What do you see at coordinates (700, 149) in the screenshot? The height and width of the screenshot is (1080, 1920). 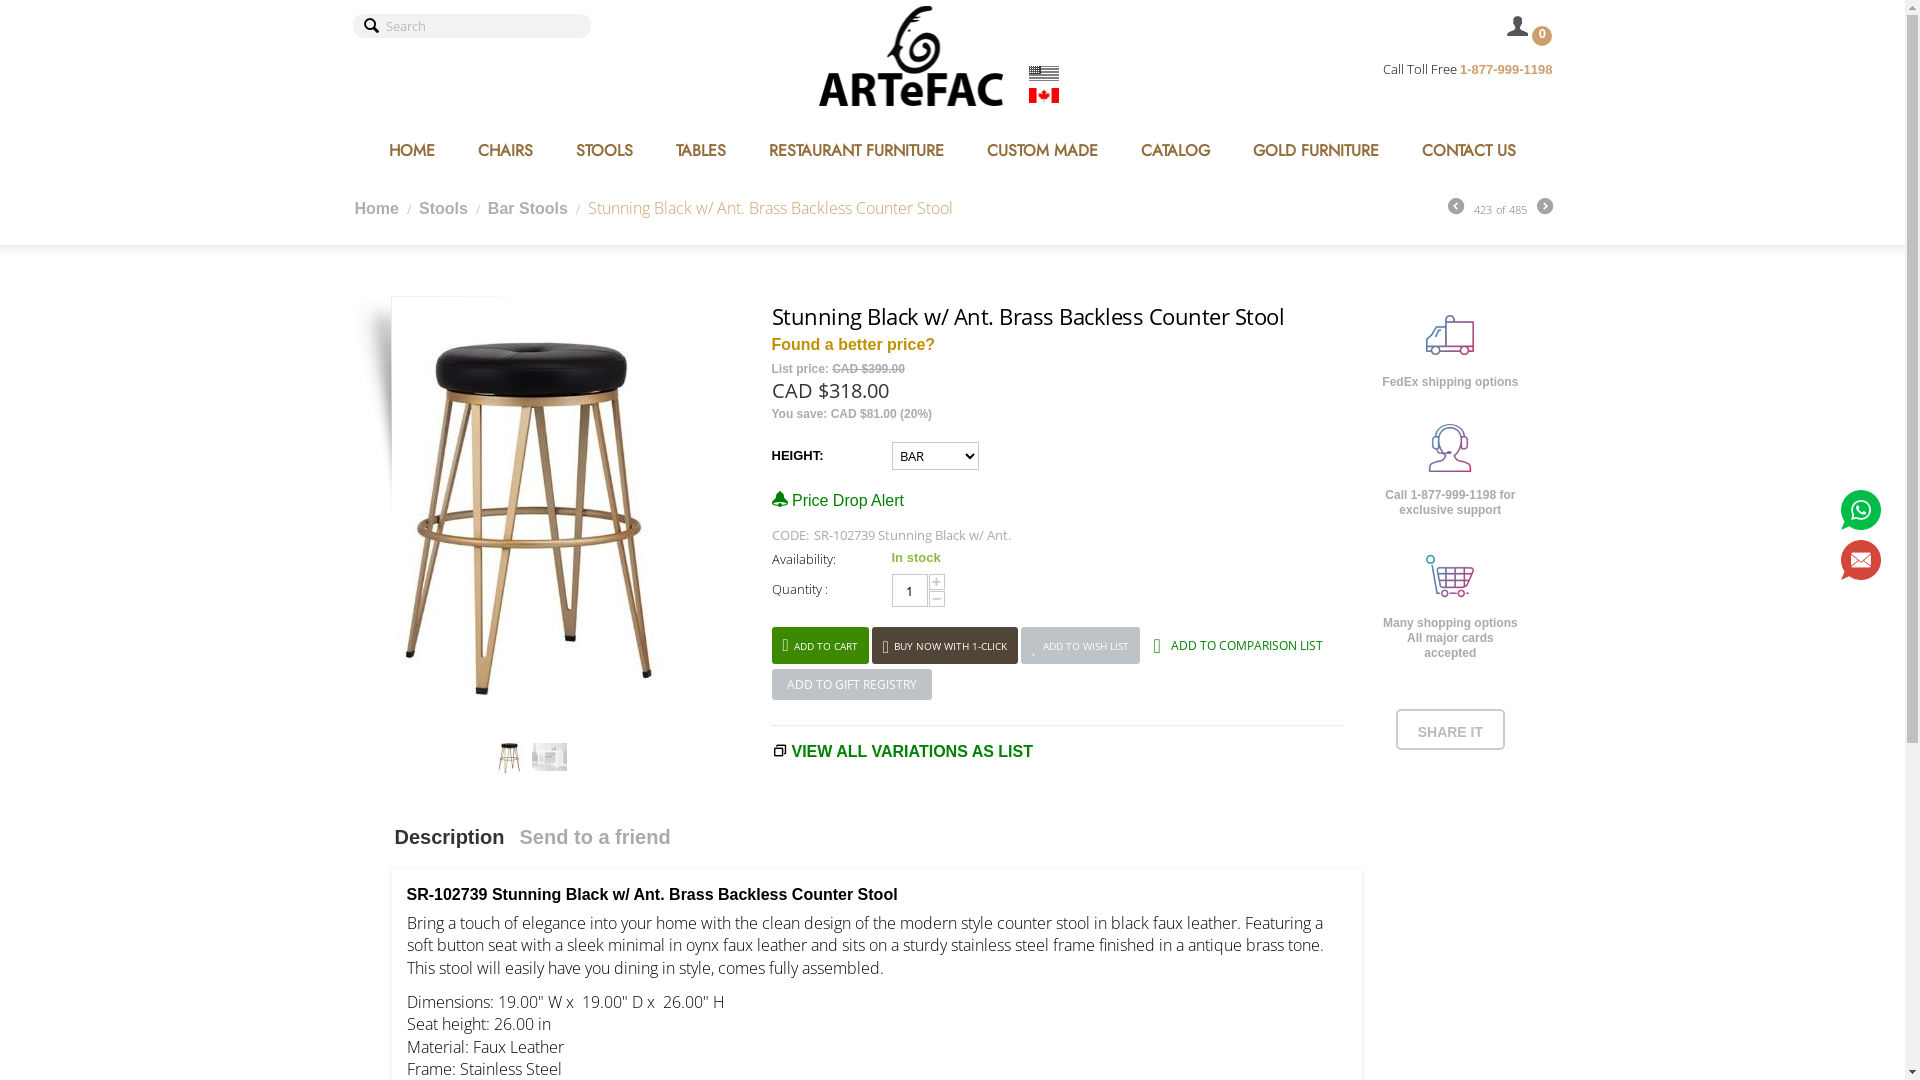 I see `'TABLES'` at bounding box center [700, 149].